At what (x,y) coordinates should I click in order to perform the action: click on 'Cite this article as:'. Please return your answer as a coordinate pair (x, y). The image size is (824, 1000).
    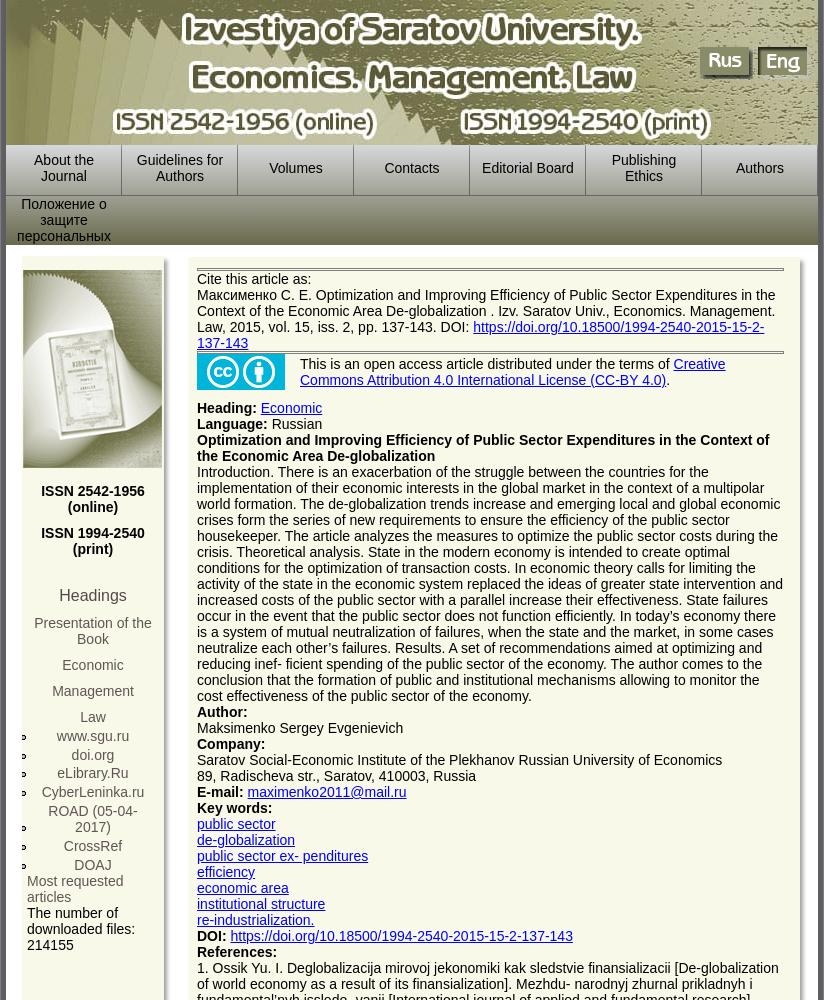
    Looking at the image, I should click on (254, 279).